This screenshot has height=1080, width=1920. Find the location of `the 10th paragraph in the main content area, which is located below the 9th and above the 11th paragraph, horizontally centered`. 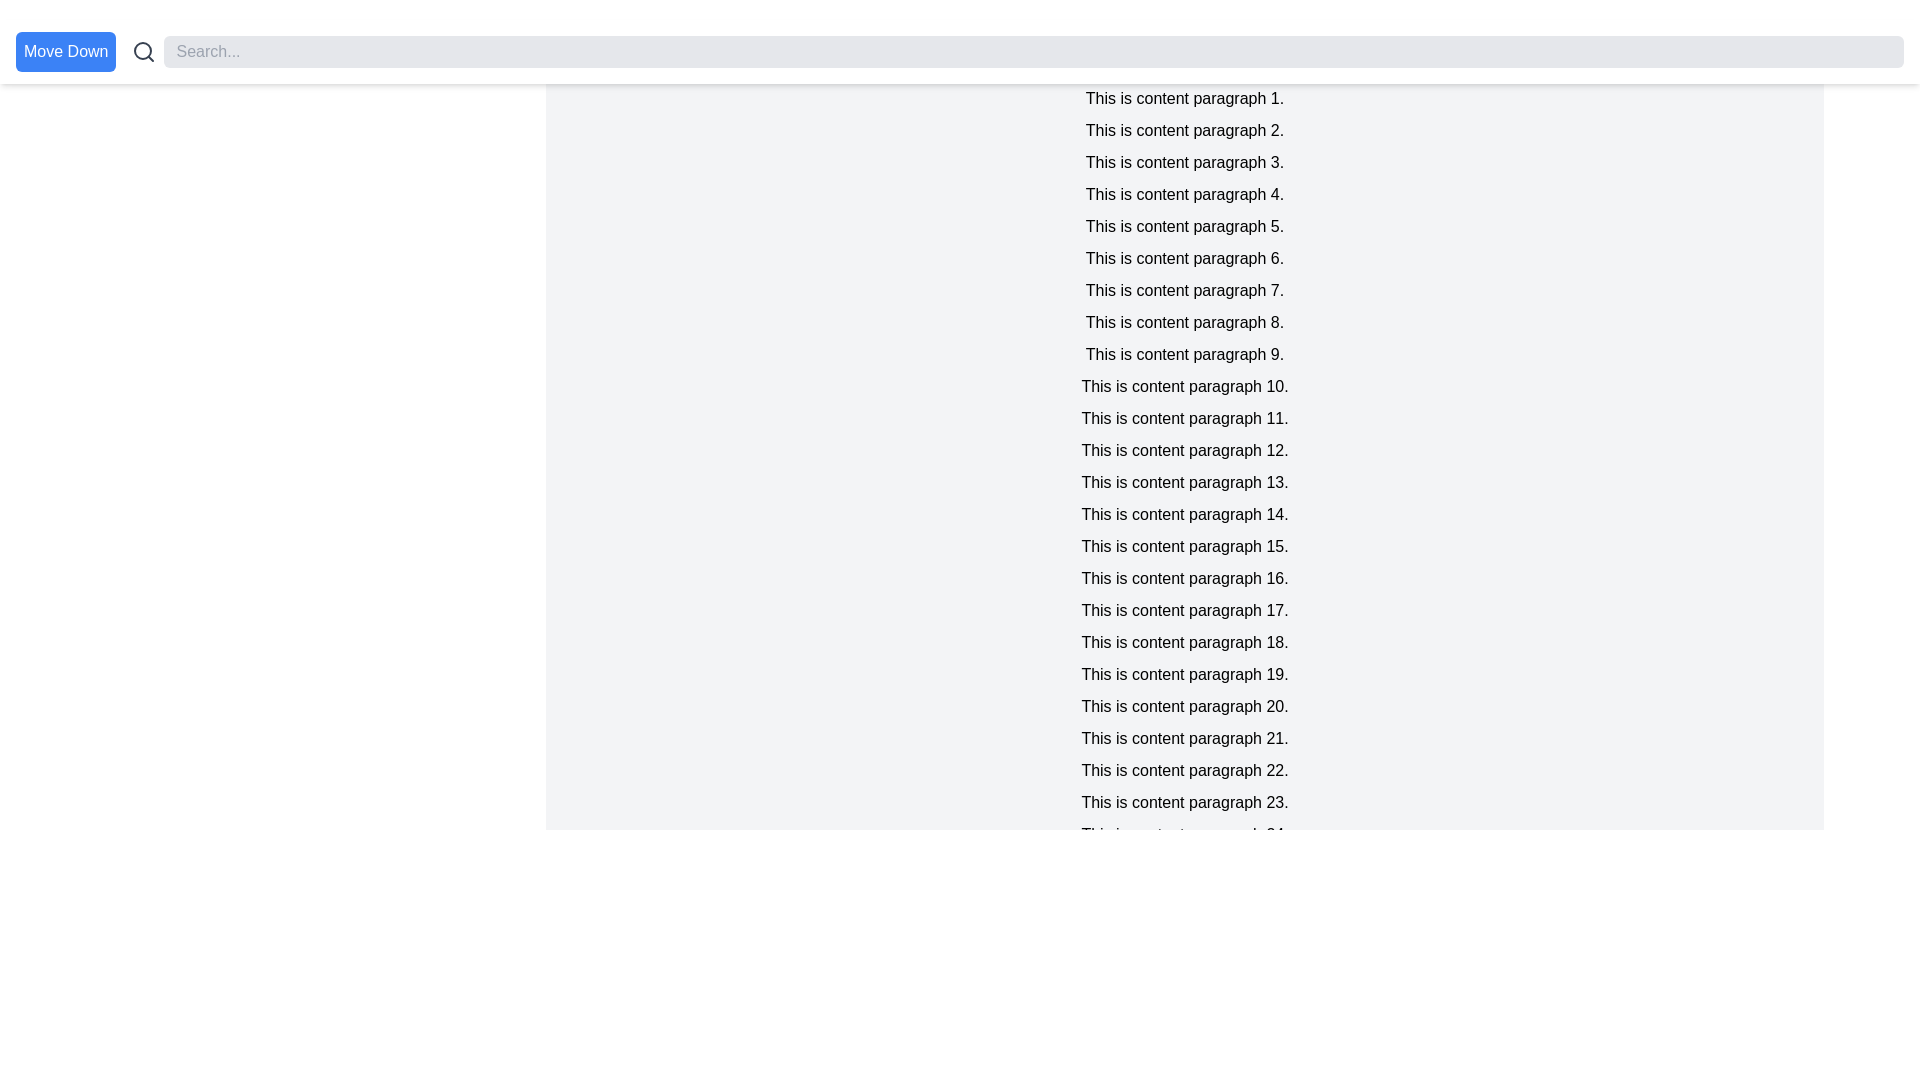

the 10th paragraph in the main content area, which is located below the 9th and above the 11th paragraph, horizontally centered is located at coordinates (1185, 386).